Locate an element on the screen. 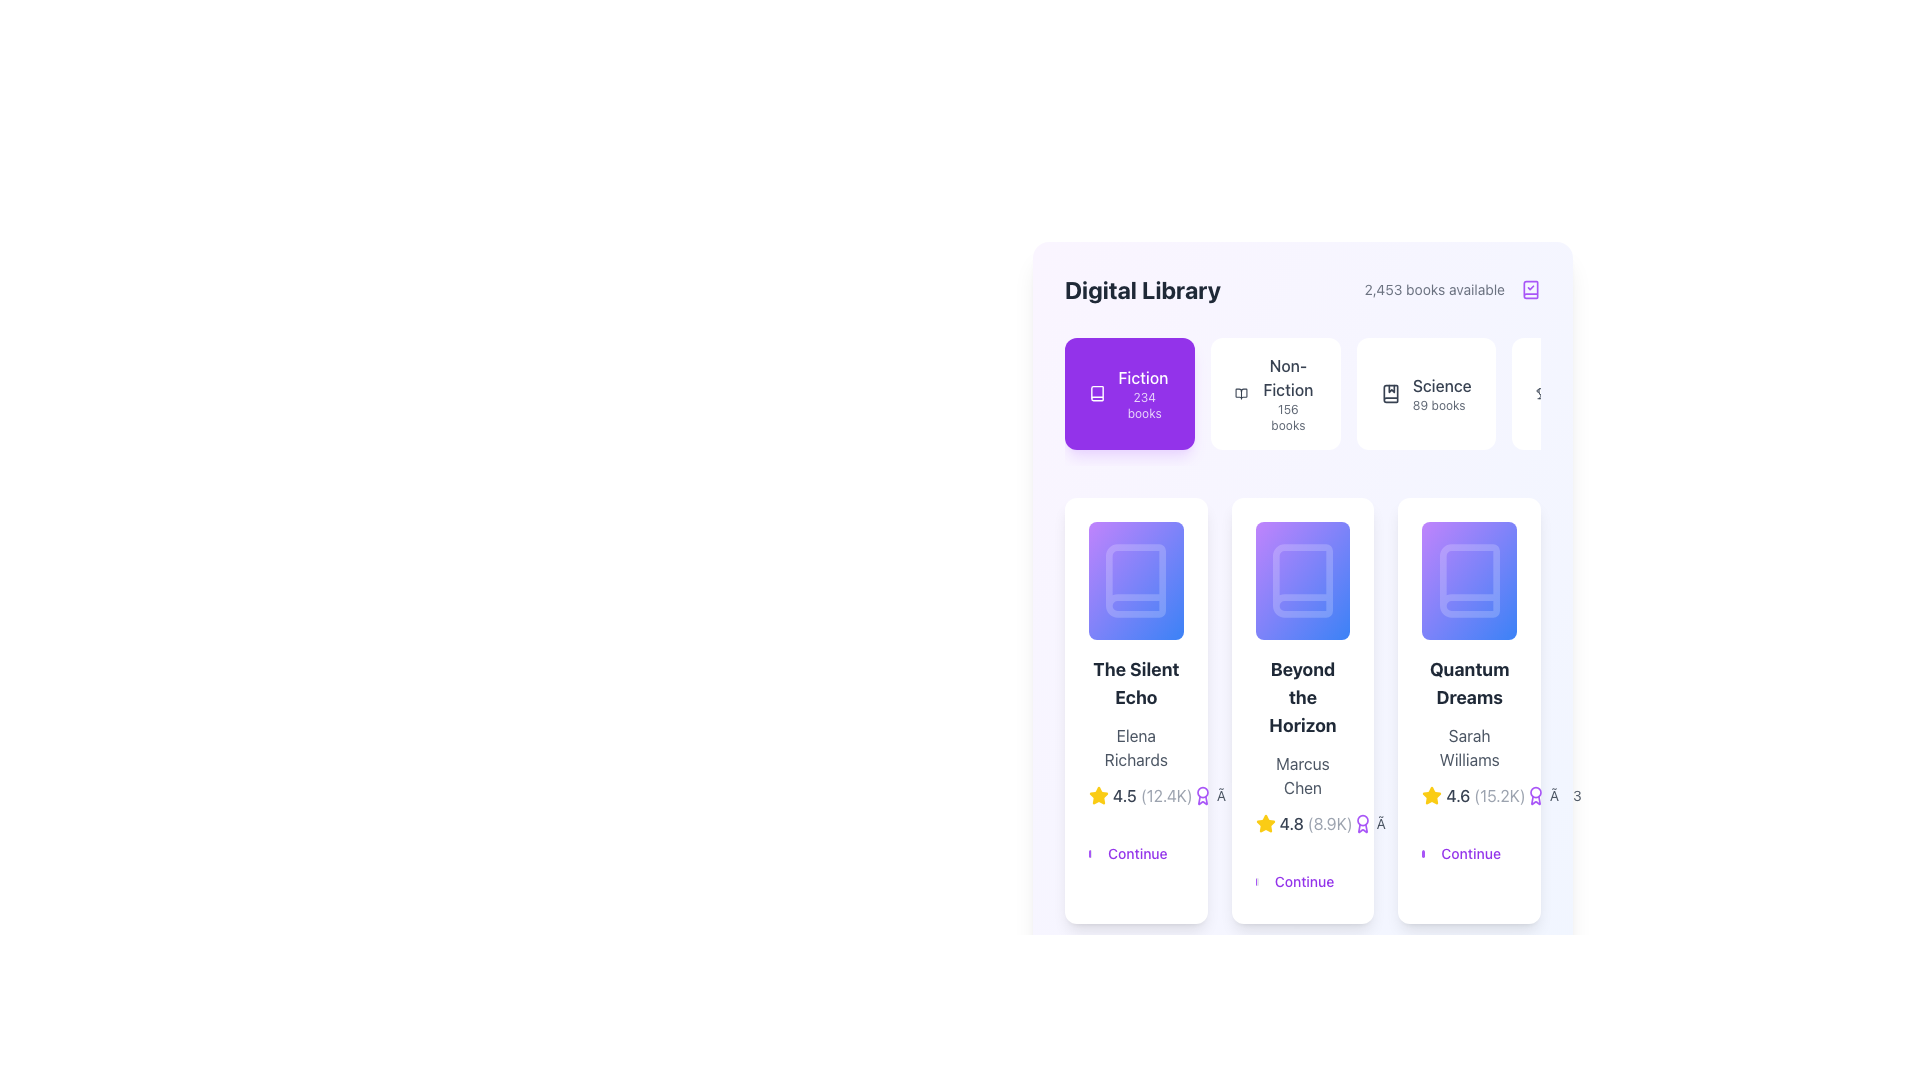 This screenshot has width=1920, height=1080. the text label reading 'Quantum Dreams' located in the header of the third card under the 'Fiction' tab in the 'Digital Library' interface is located at coordinates (1469, 683).